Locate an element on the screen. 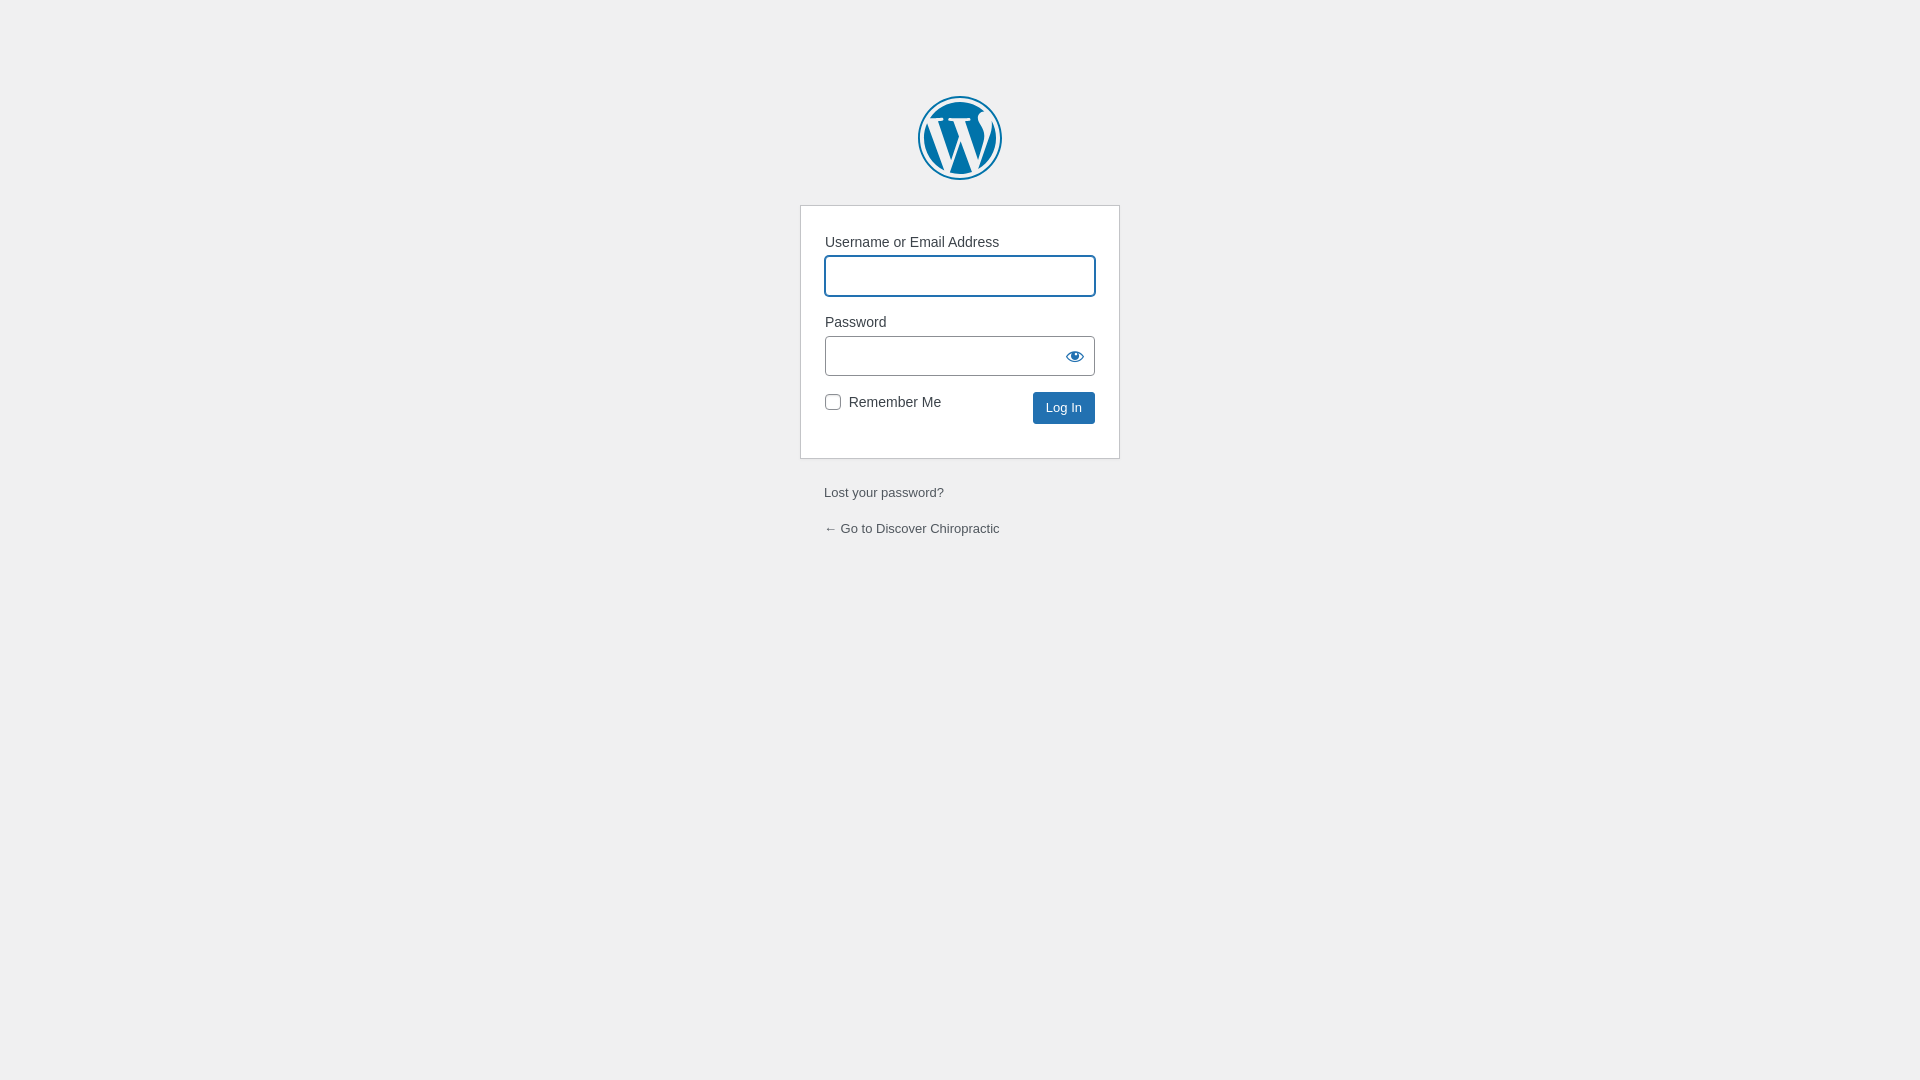 Image resolution: width=1920 pixels, height=1080 pixels. 'Lost your password?' is located at coordinates (882, 492).